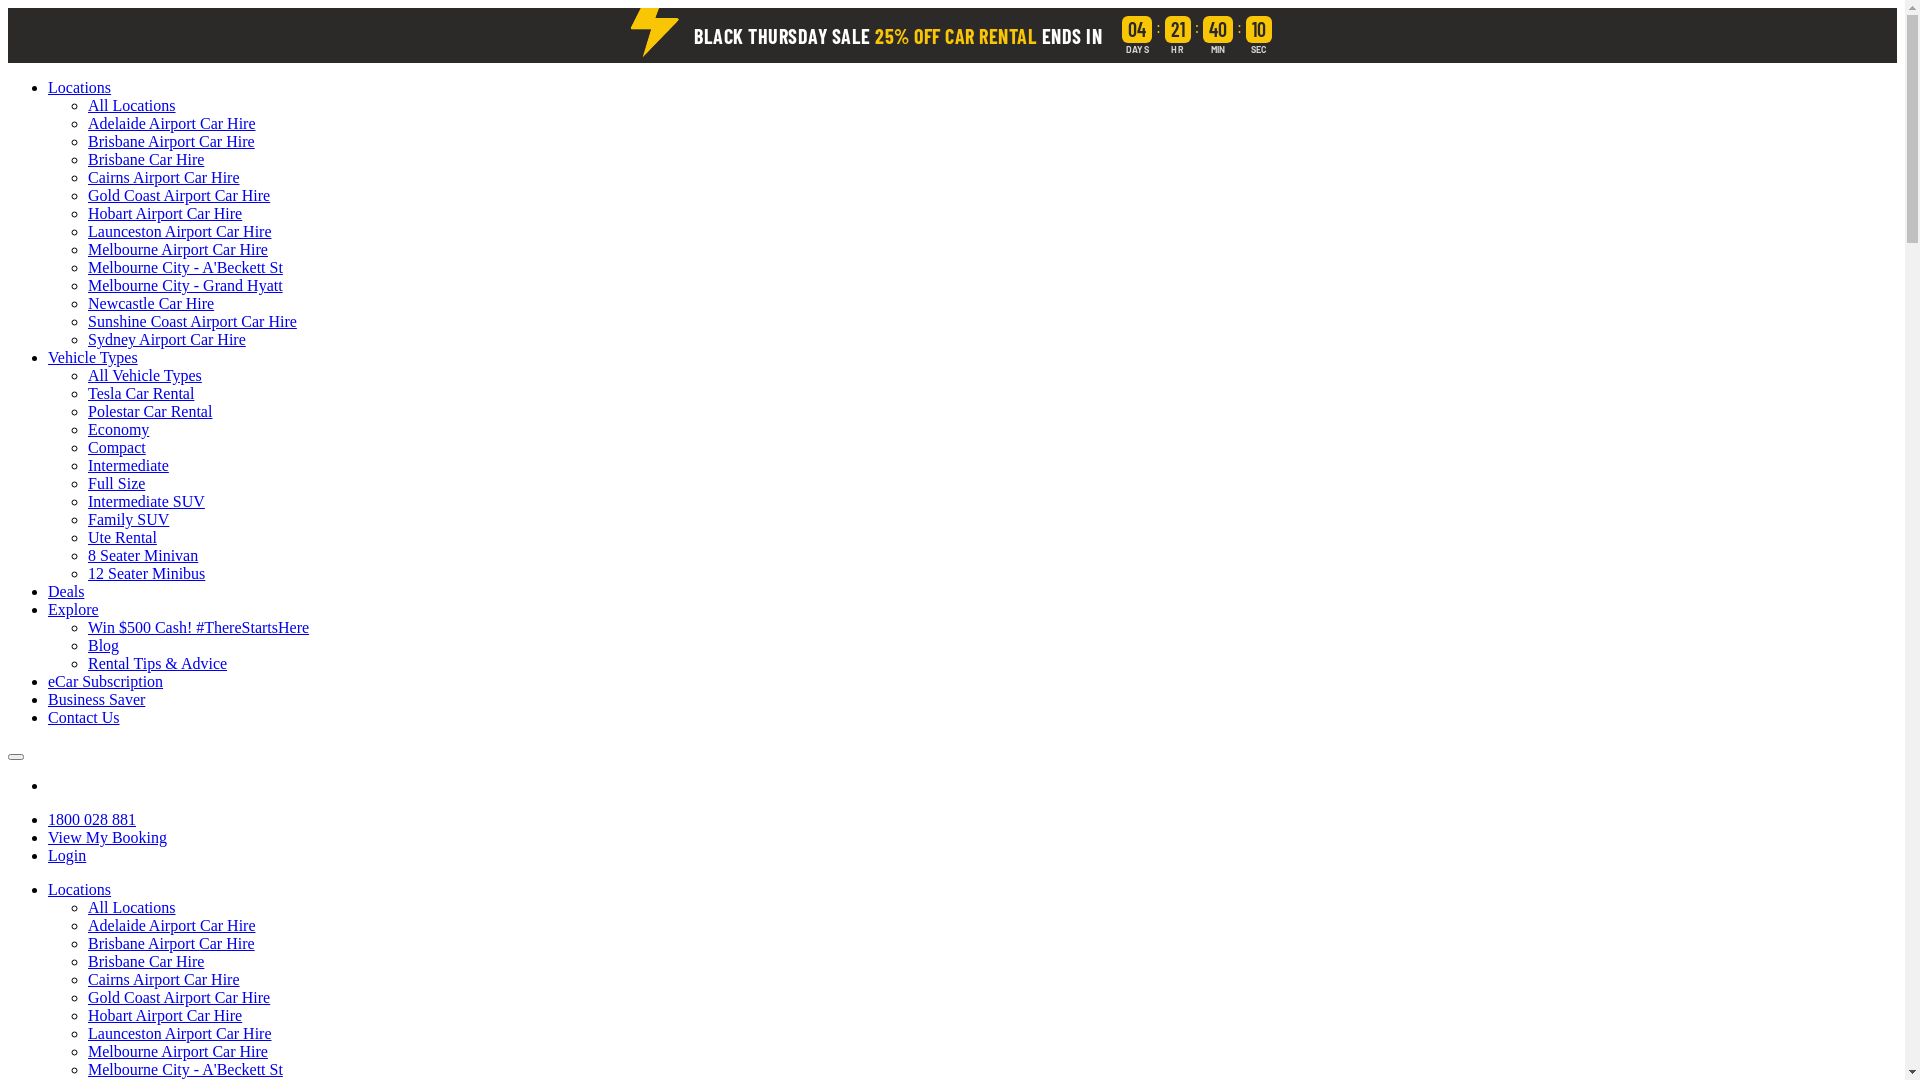 Image resolution: width=1920 pixels, height=1080 pixels. I want to click on 'Blog', so click(86, 645).